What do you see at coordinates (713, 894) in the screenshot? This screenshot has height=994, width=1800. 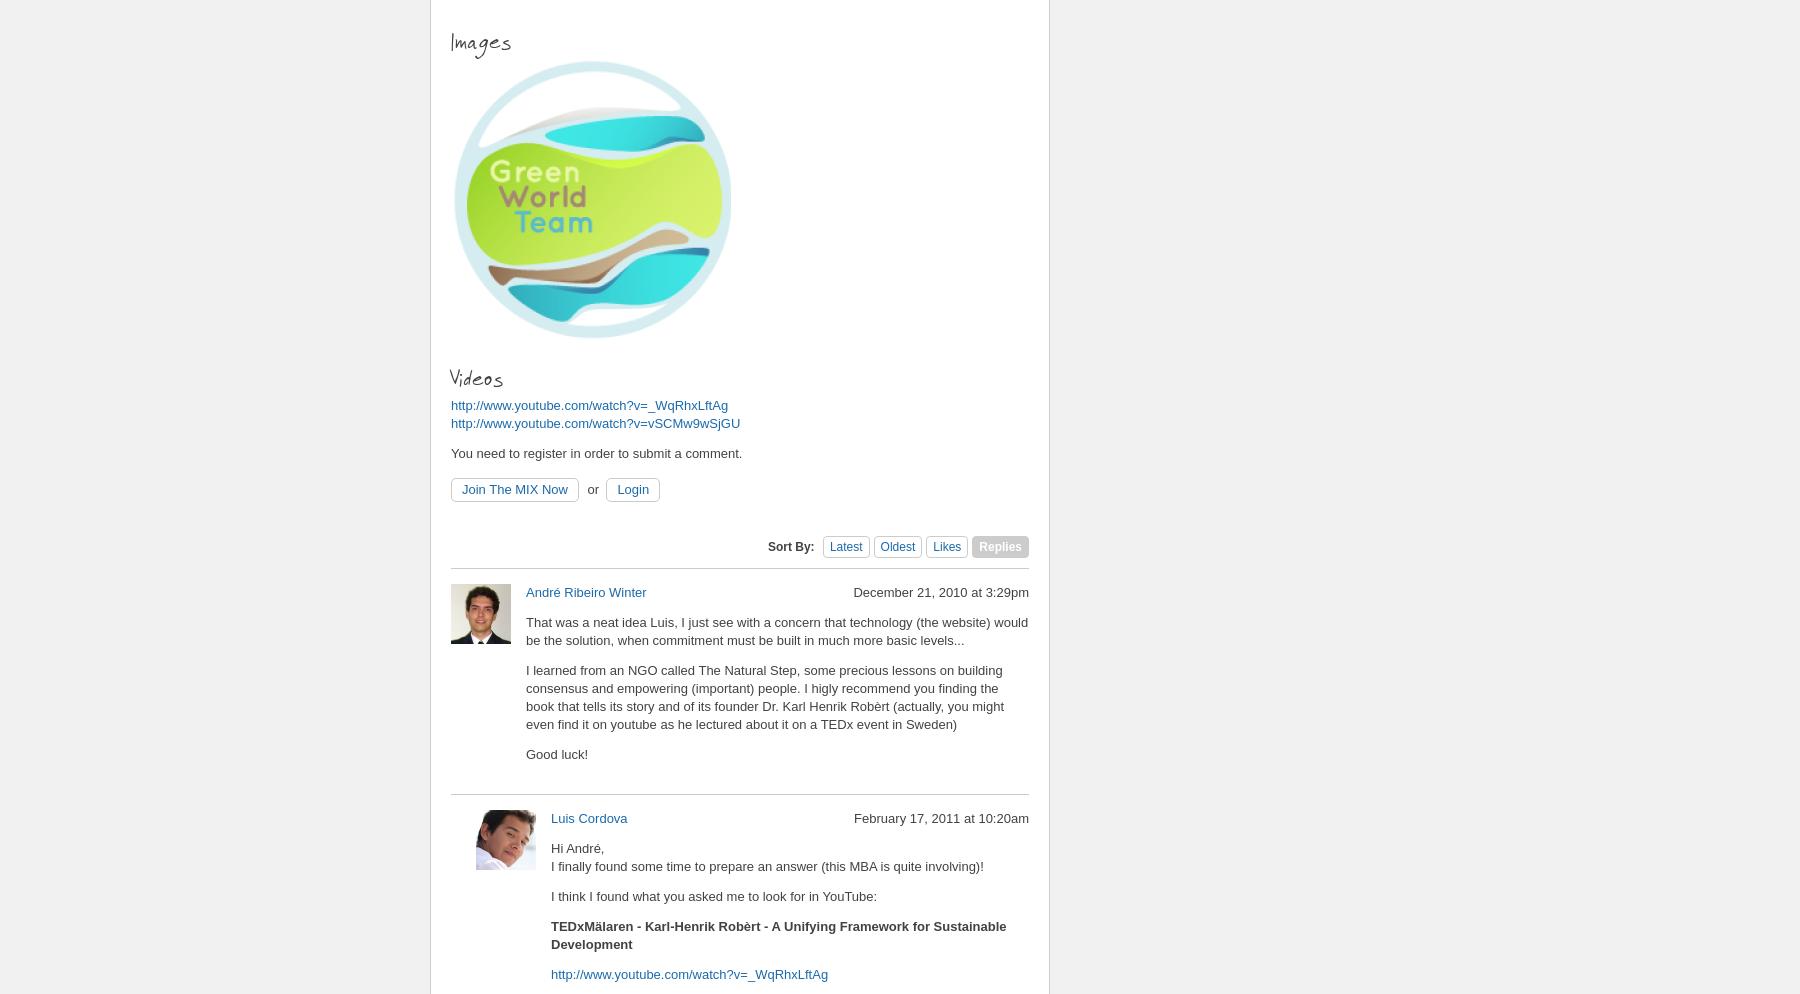 I see `'I think I found what you asked me to look for in YouTube:'` at bounding box center [713, 894].